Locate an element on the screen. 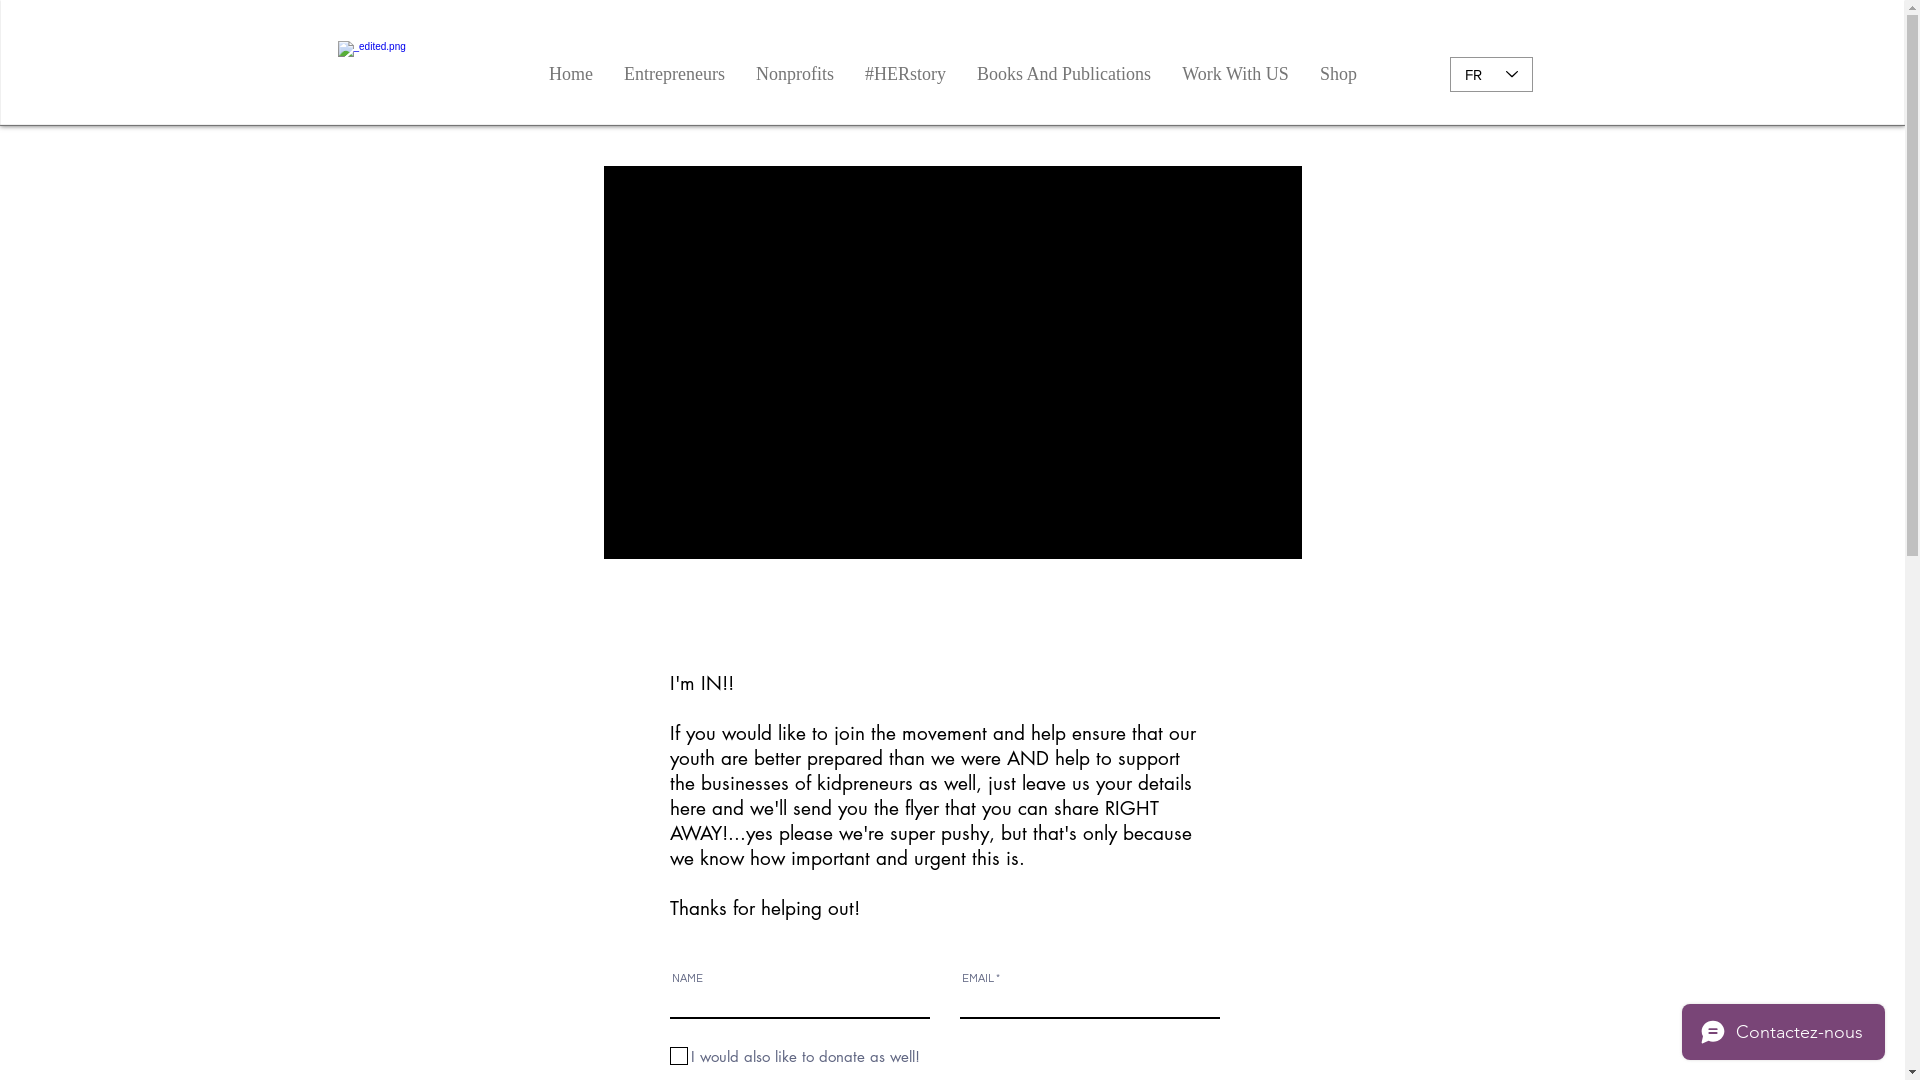 The width and height of the screenshot is (1920, 1080). 'Books And Publications' is located at coordinates (1062, 73).